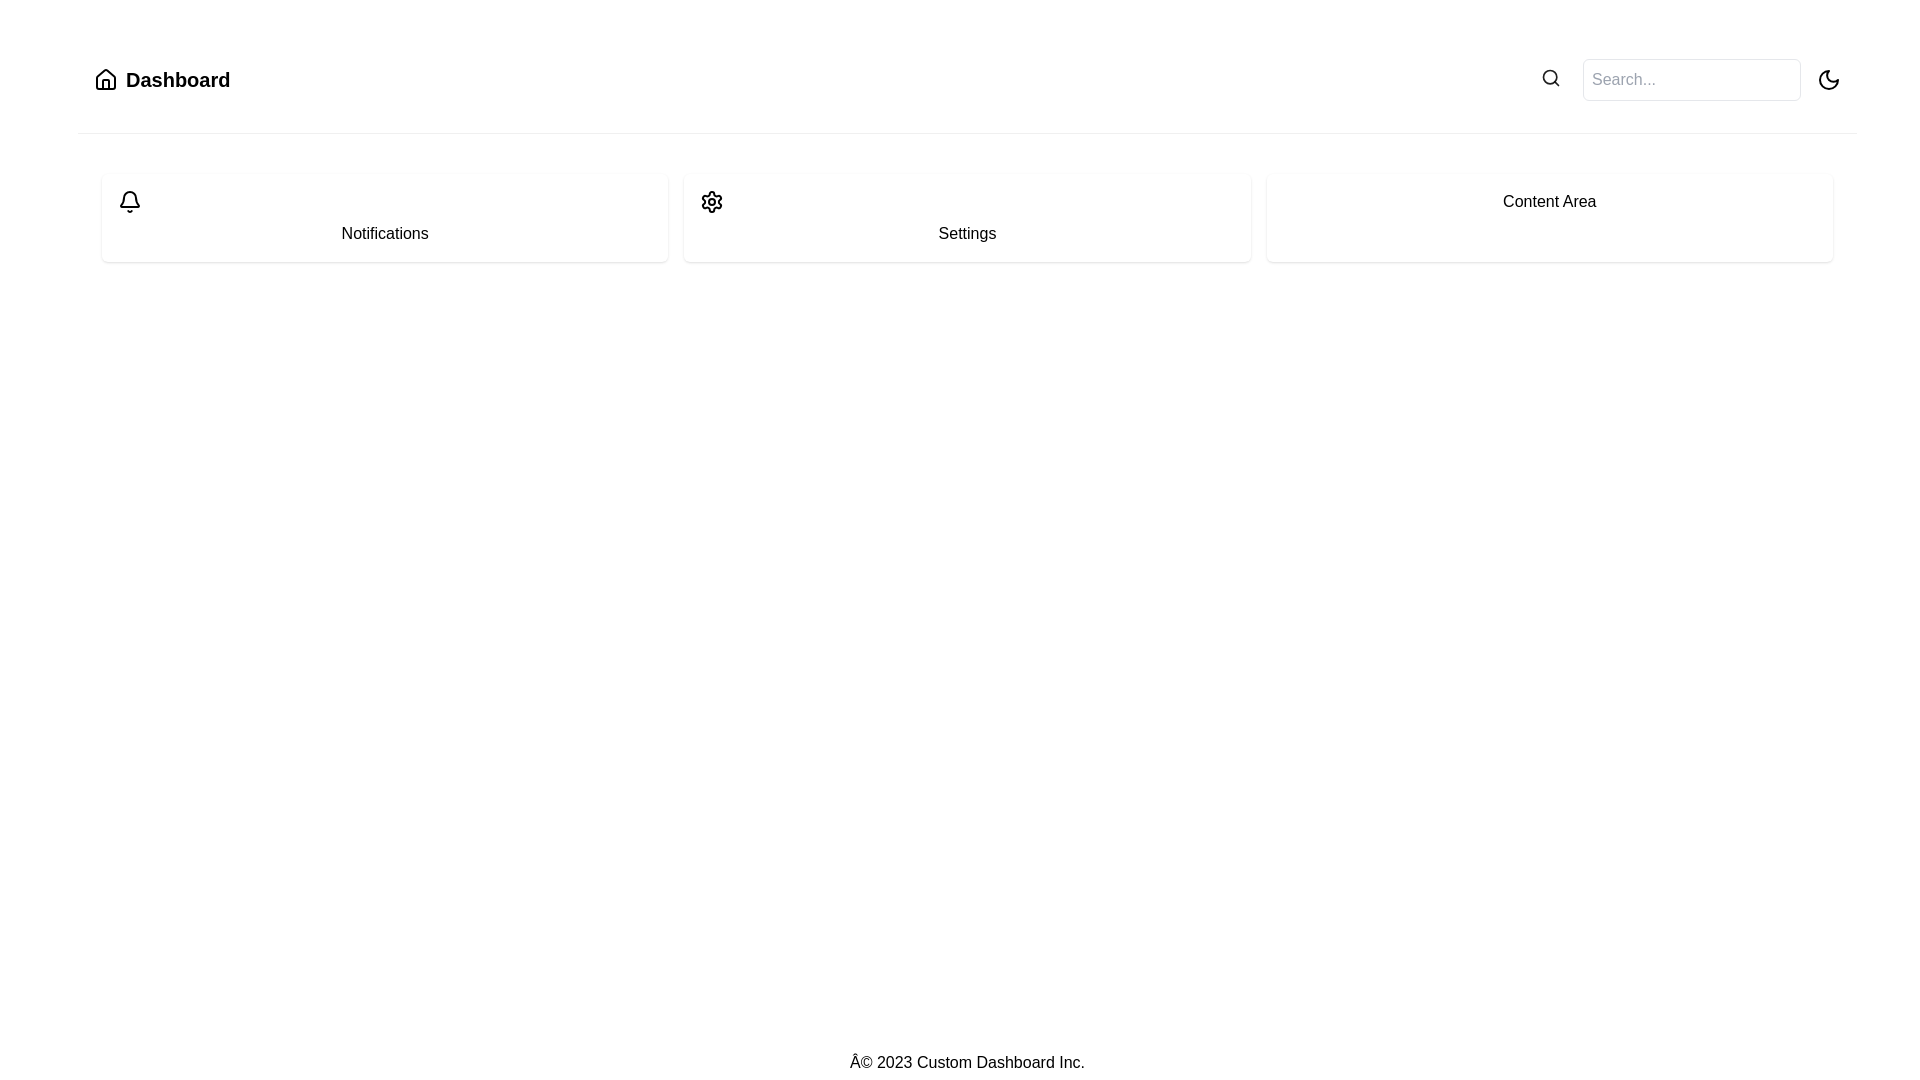 Image resolution: width=1920 pixels, height=1080 pixels. I want to click on the bell icon for notifications, which is an outline SVG element located above the 'Notifications' label, so click(128, 201).